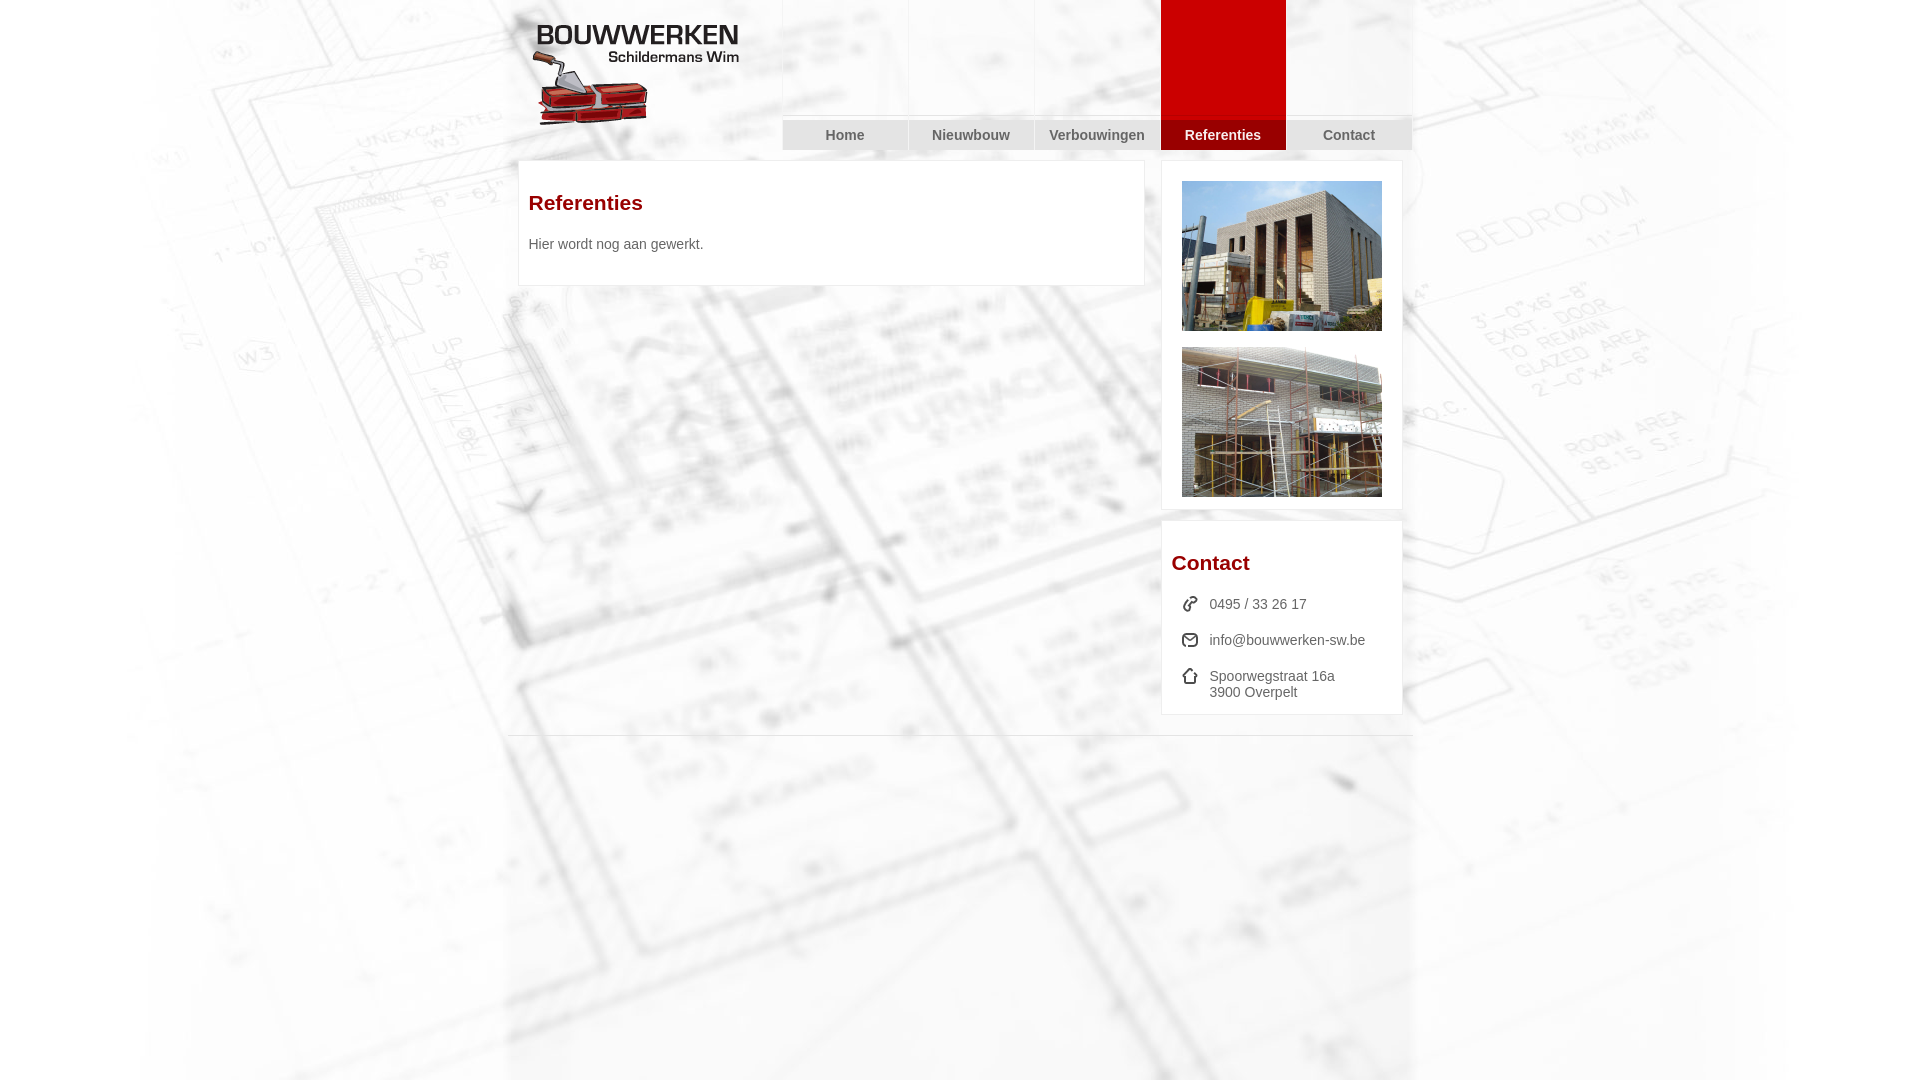 The height and width of the screenshot is (1080, 1920). What do you see at coordinates (906, 135) in the screenshot?
I see `'Nieuwbouw'` at bounding box center [906, 135].